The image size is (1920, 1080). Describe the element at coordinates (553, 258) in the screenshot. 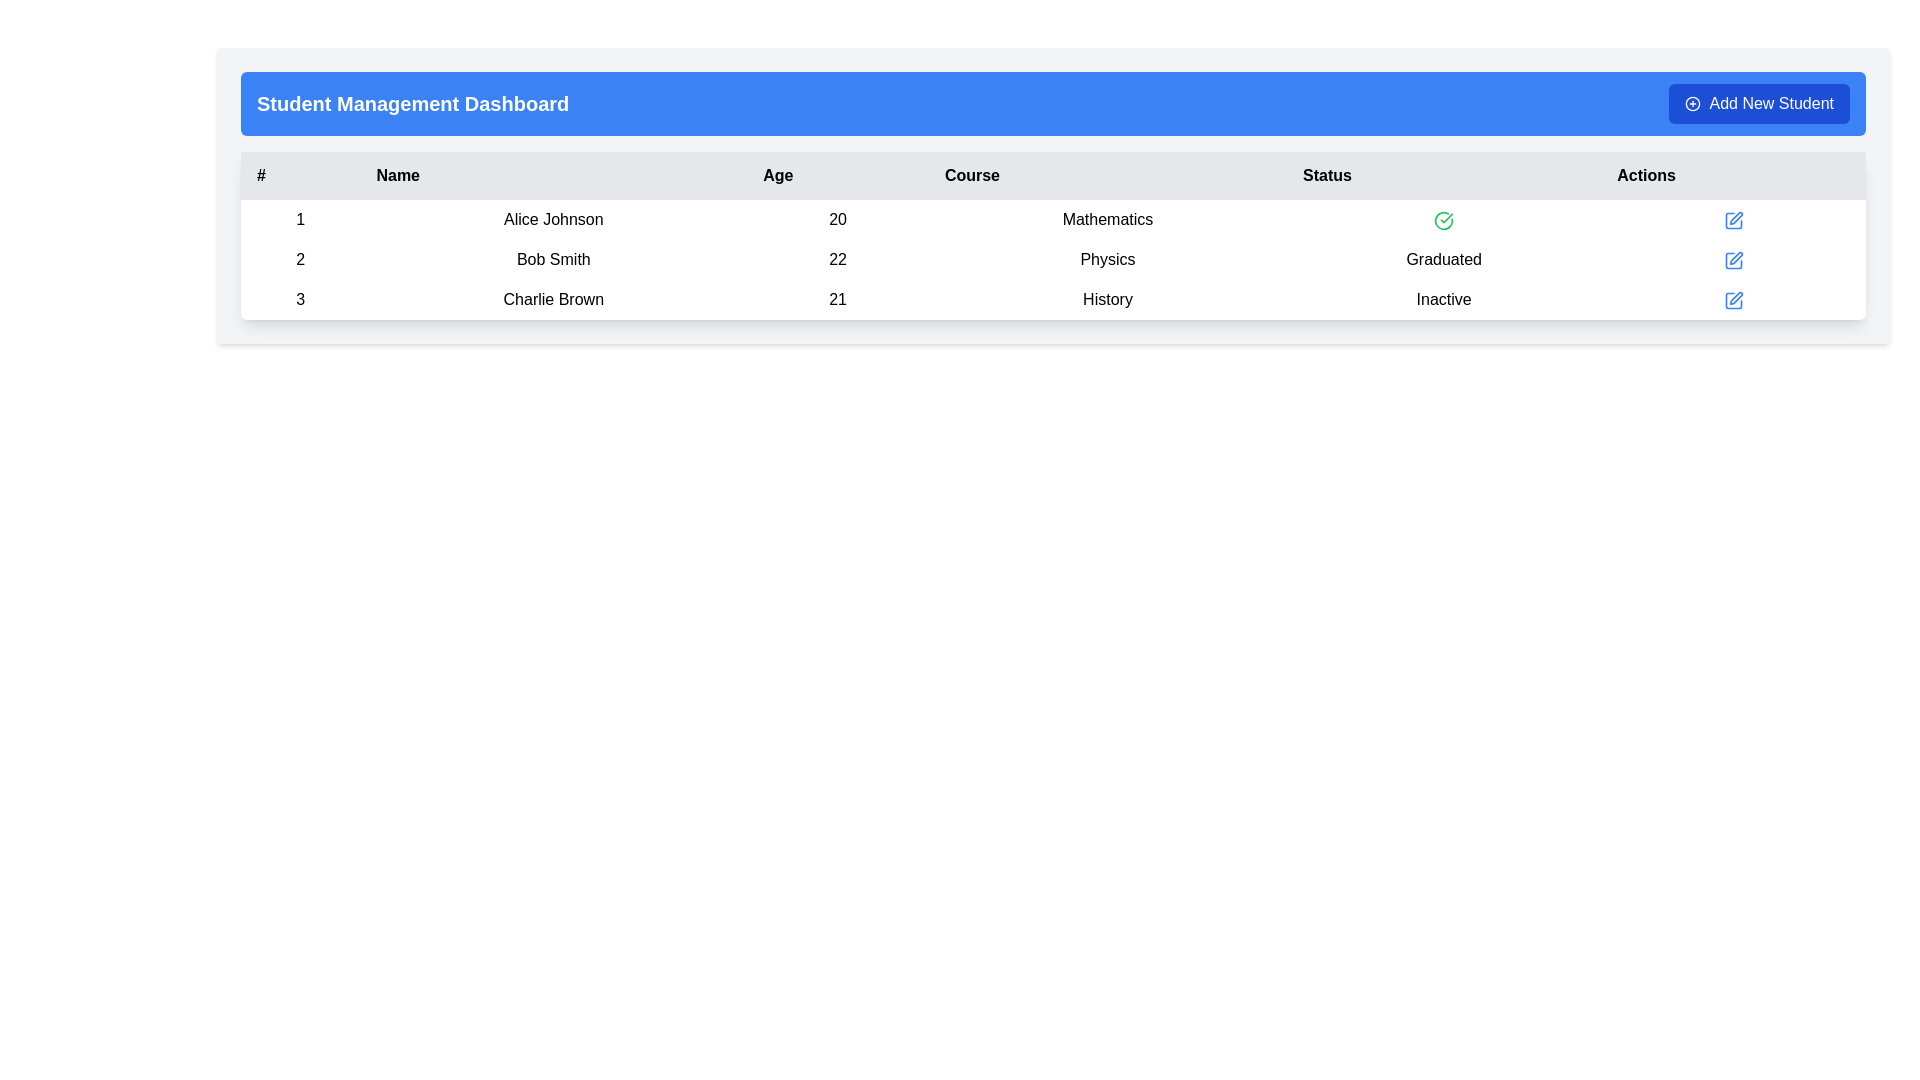

I see `the text label displaying 'Bob Smith' located in the second row of the table under the 'Name' column` at that location.